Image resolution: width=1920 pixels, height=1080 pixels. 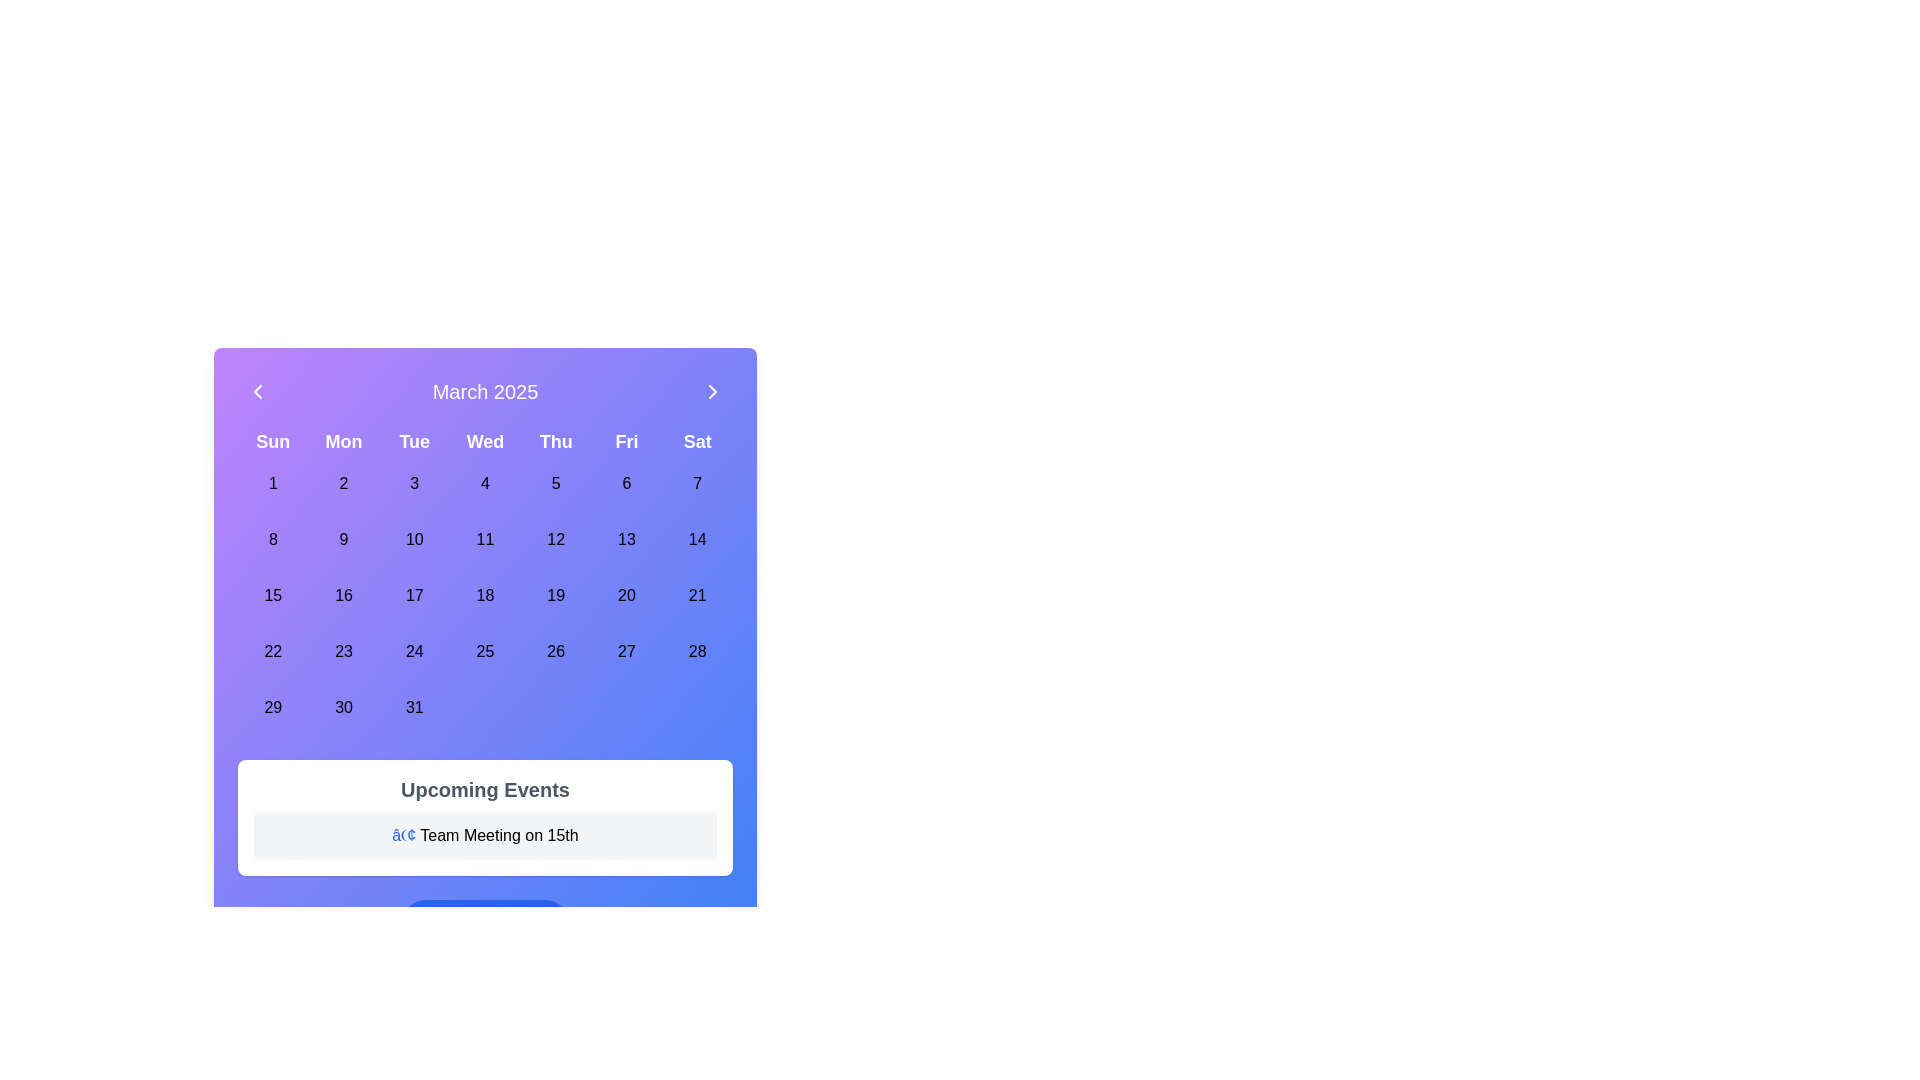 I want to click on the rounded rectangular button displaying the number '1' in black text, located directly below the 'Sun' label in the calendar grid layout, to trigger hover effects, so click(x=272, y=483).